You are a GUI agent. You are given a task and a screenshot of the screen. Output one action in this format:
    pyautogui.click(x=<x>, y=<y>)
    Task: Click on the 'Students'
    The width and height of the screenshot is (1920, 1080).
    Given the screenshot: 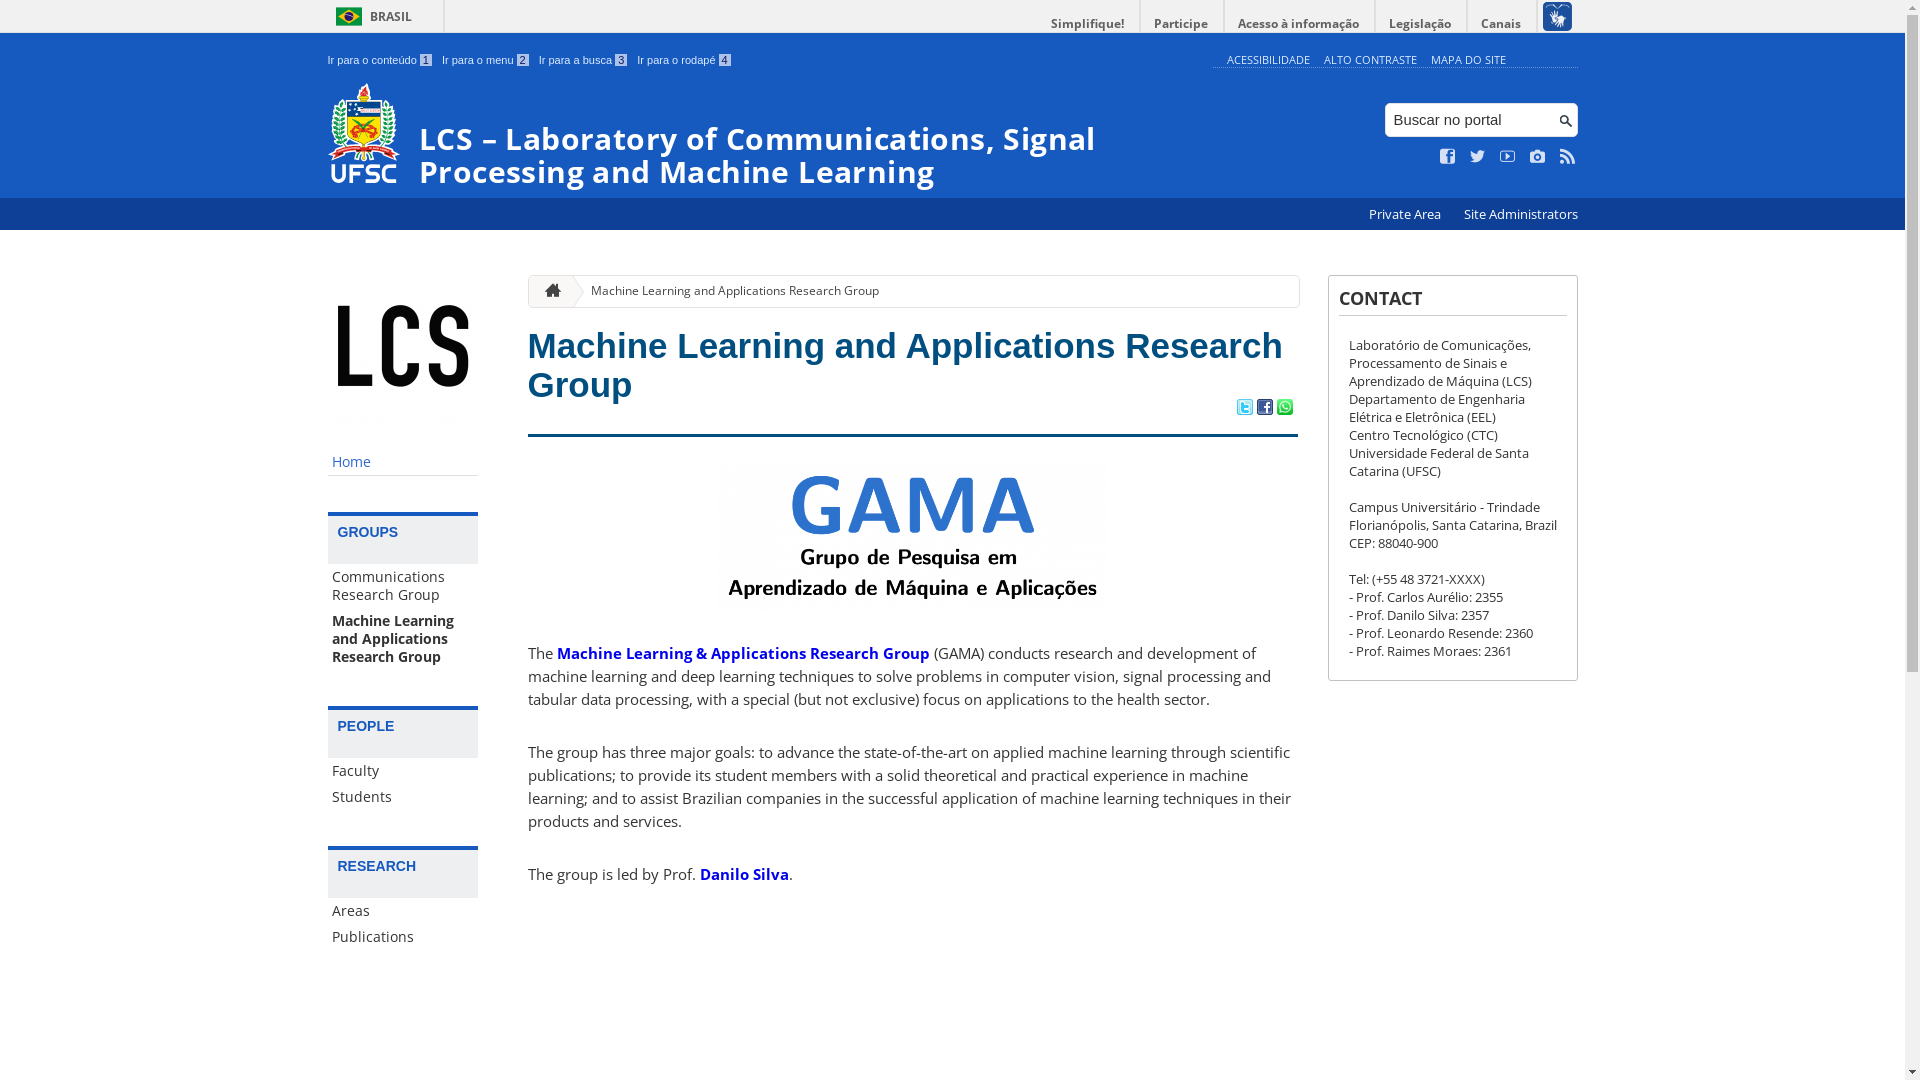 What is the action you would take?
    pyautogui.click(x=402, y=796)
    